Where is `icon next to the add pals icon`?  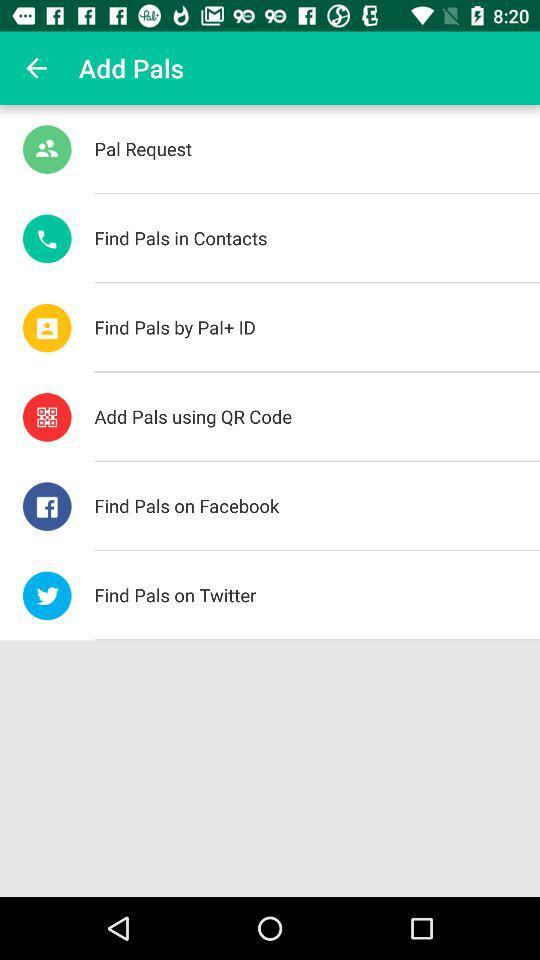 icon next to the add pals icon is located at coordinates (36, 68).